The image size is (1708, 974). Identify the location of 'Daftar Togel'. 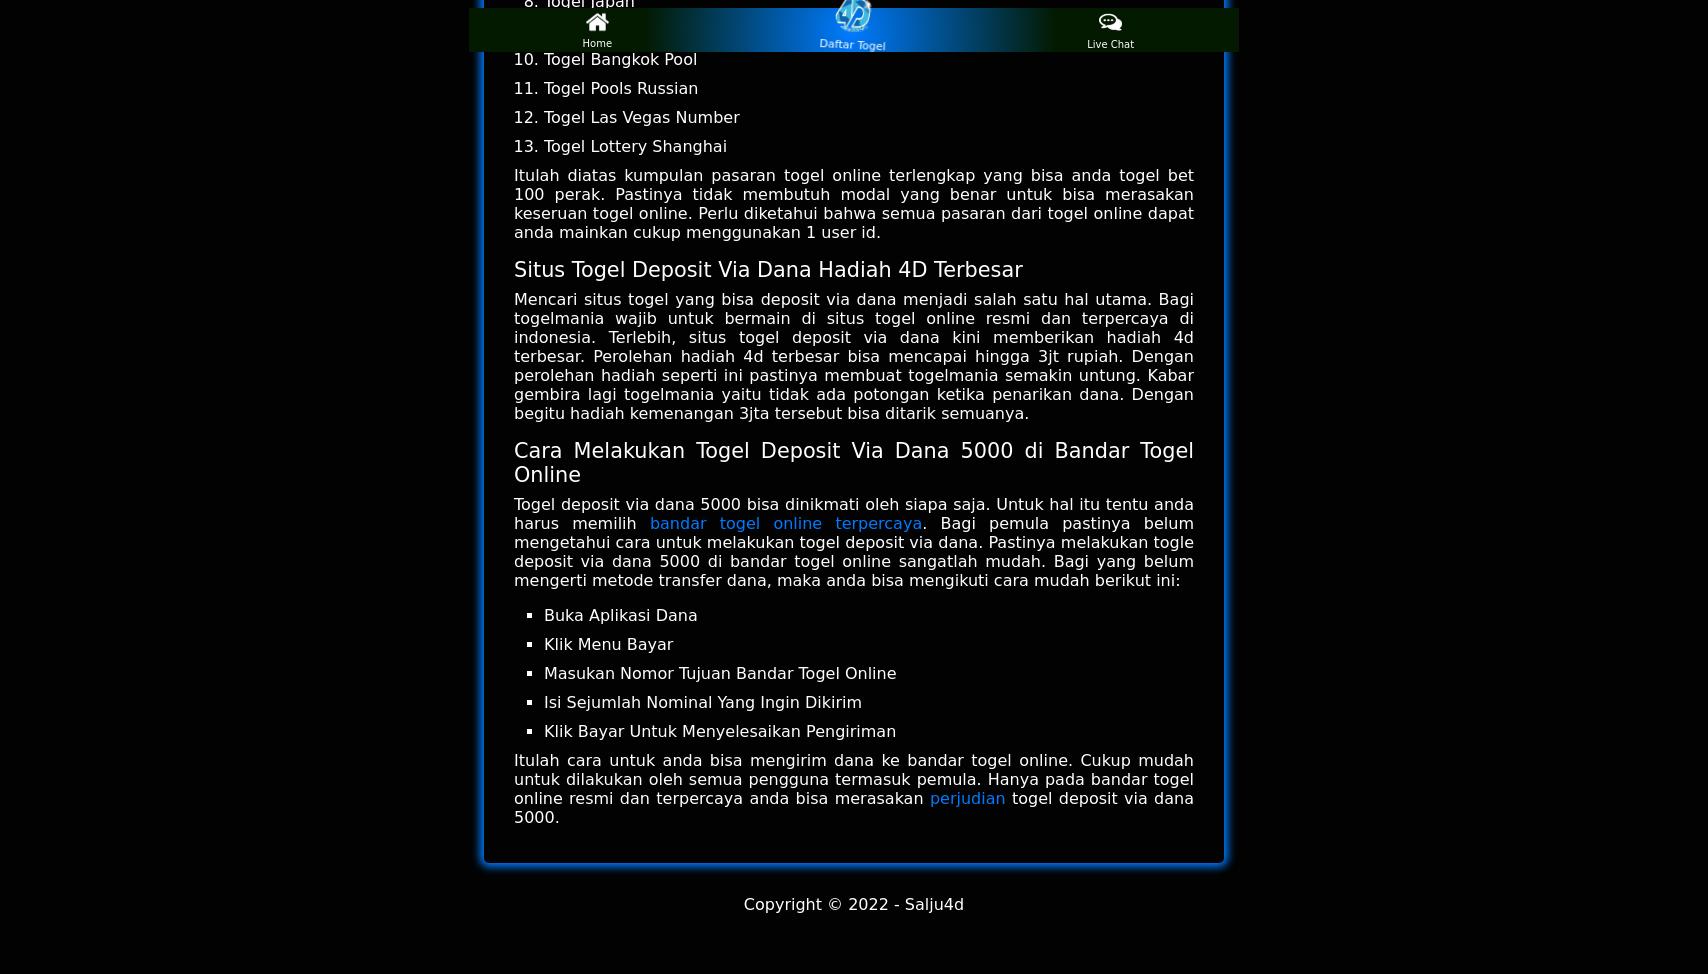
(854, 41).